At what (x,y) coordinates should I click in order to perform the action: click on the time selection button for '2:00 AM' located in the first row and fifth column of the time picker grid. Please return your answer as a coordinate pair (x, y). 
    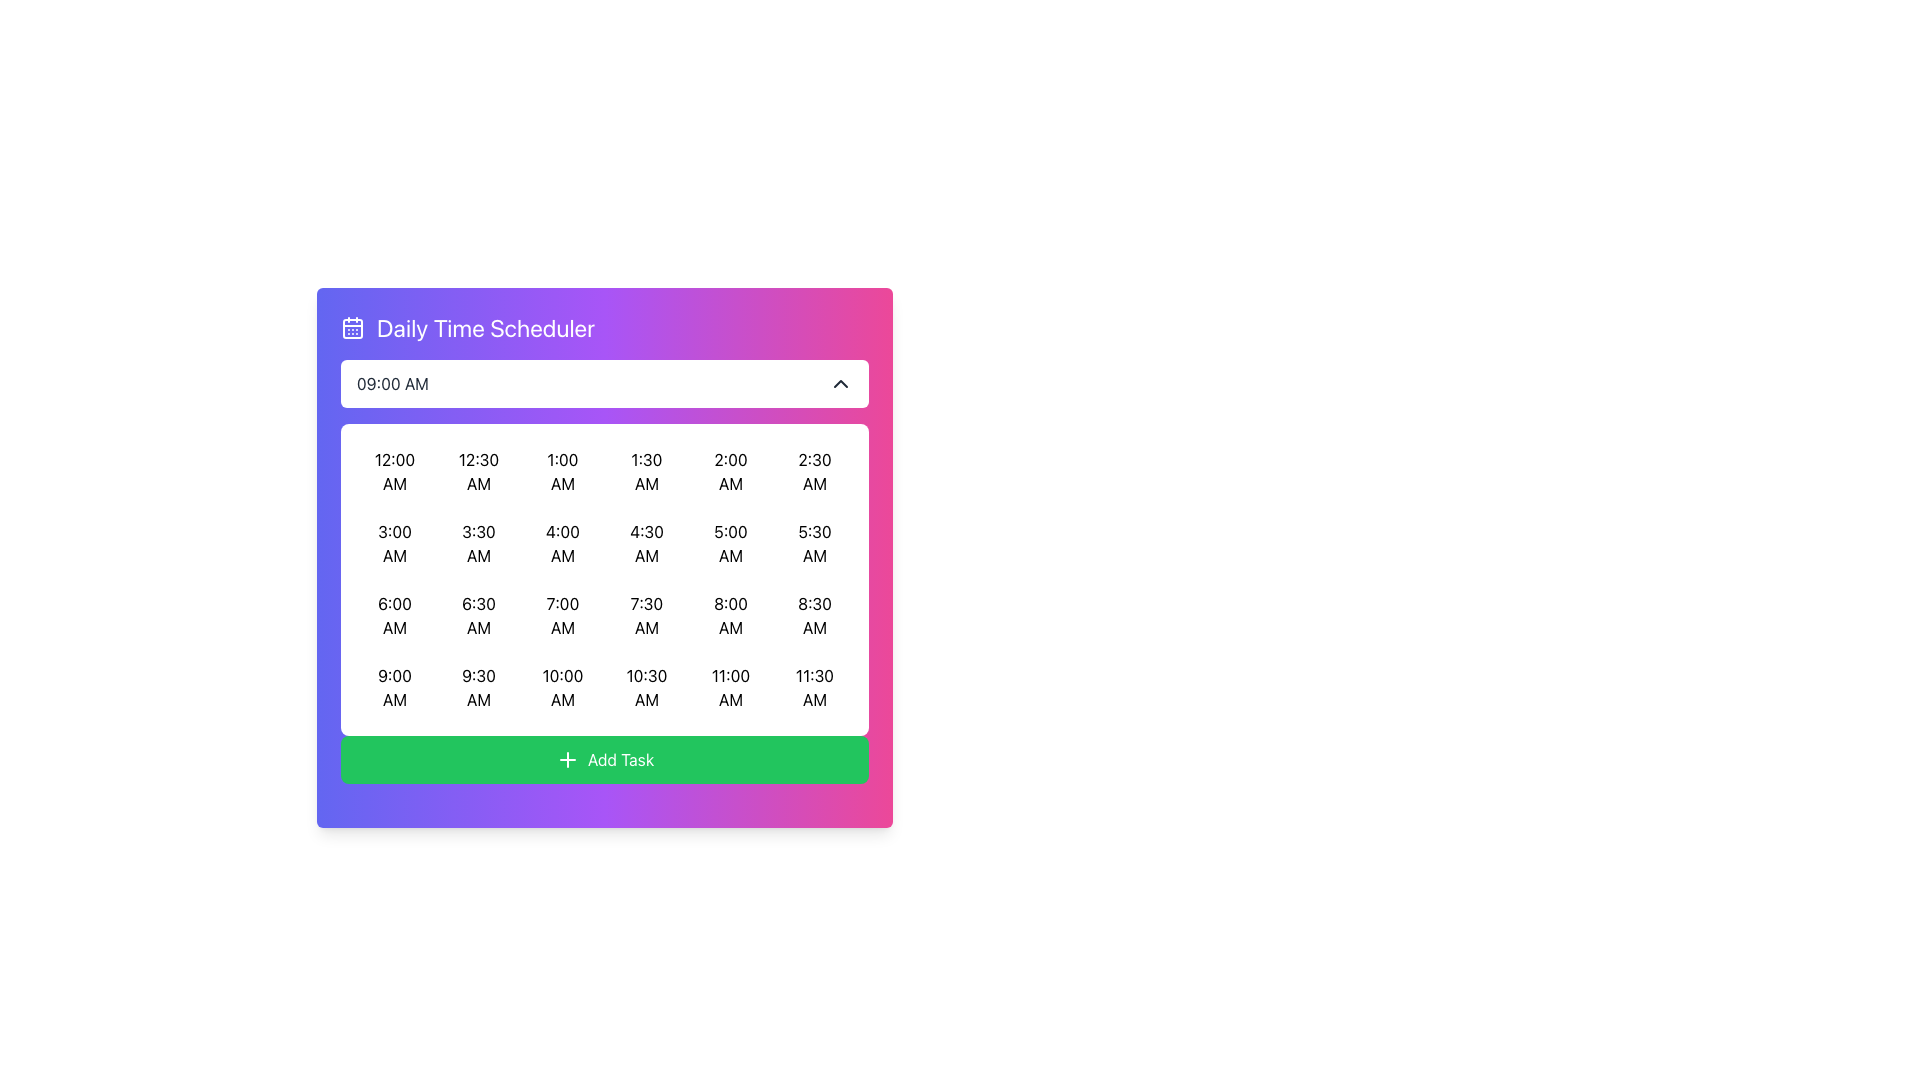
    Looking at the image, I should click on (729, 471).